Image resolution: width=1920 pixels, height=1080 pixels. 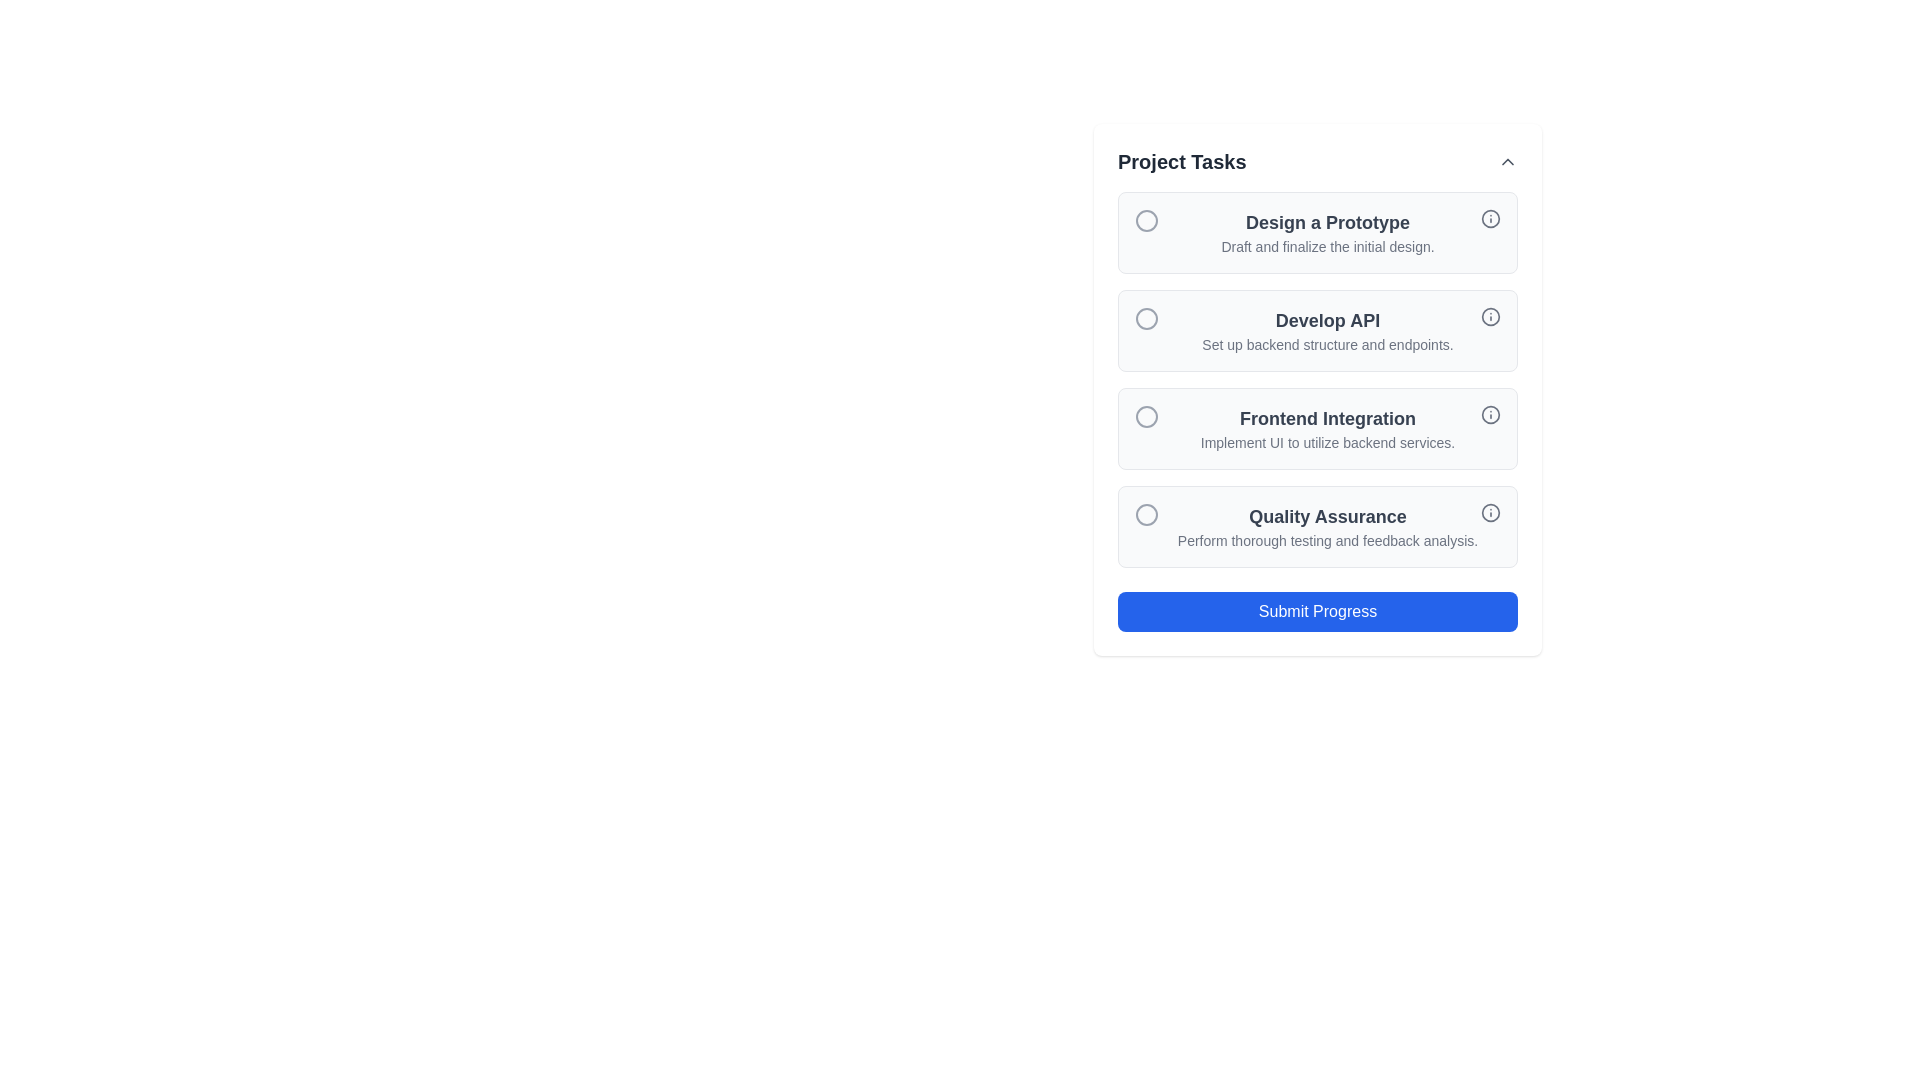 I want to click on the text element that serves as a subtitle for the task 'Frontend Integration,' positioned directly below the title and vertically centered within the third section of the task list, so click(x=1328, y=442).